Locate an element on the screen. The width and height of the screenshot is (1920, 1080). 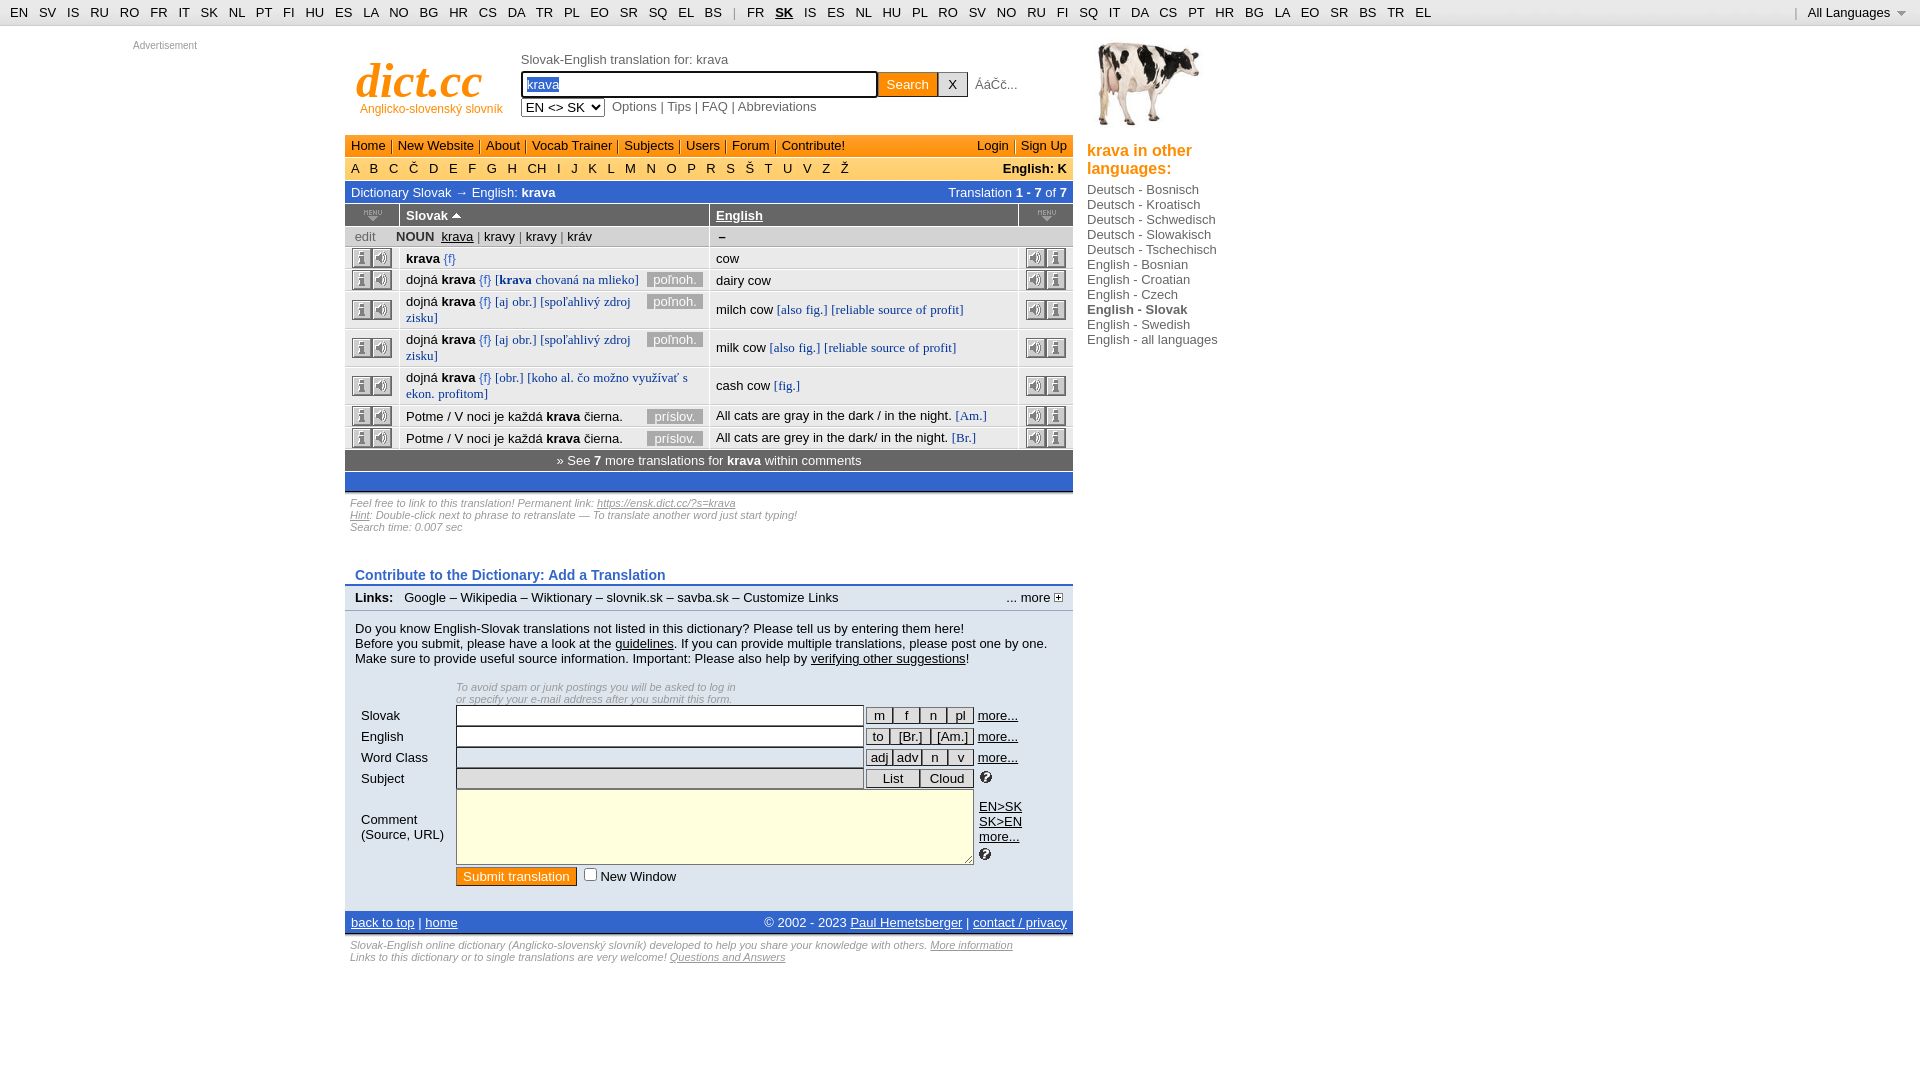
'Cloud' is located at coordinates (945, 777).